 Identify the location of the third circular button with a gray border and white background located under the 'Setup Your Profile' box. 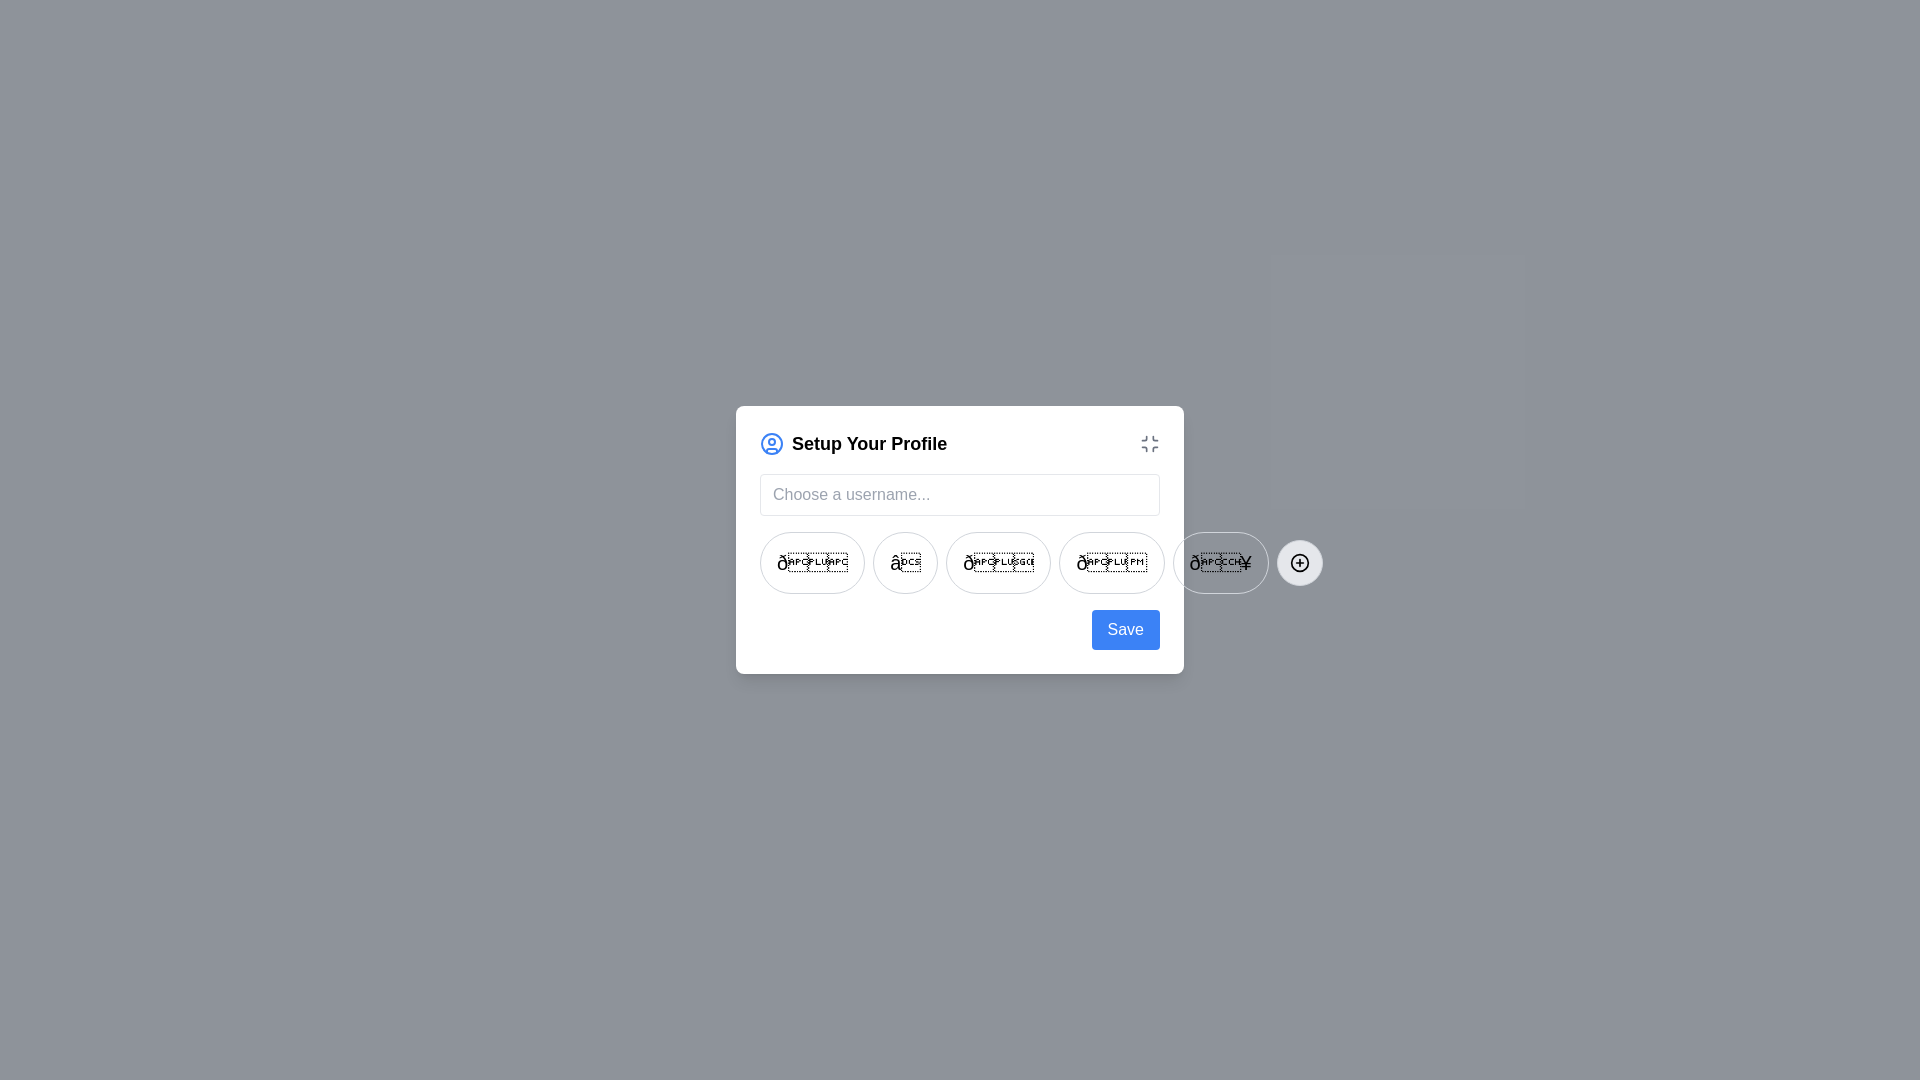
(998, 563).